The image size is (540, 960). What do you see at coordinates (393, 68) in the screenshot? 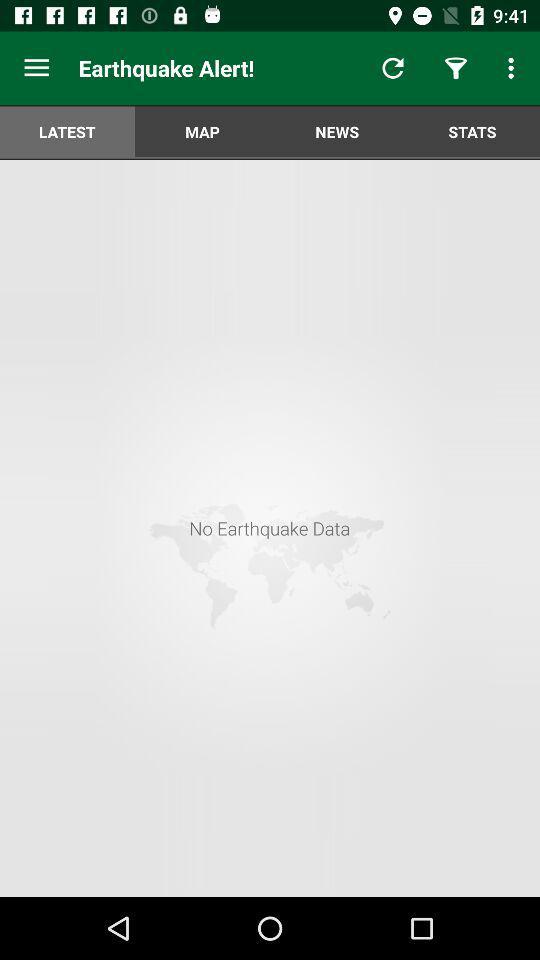
I see `app next to the earthquake alert!` at bounding box center [393, 68].